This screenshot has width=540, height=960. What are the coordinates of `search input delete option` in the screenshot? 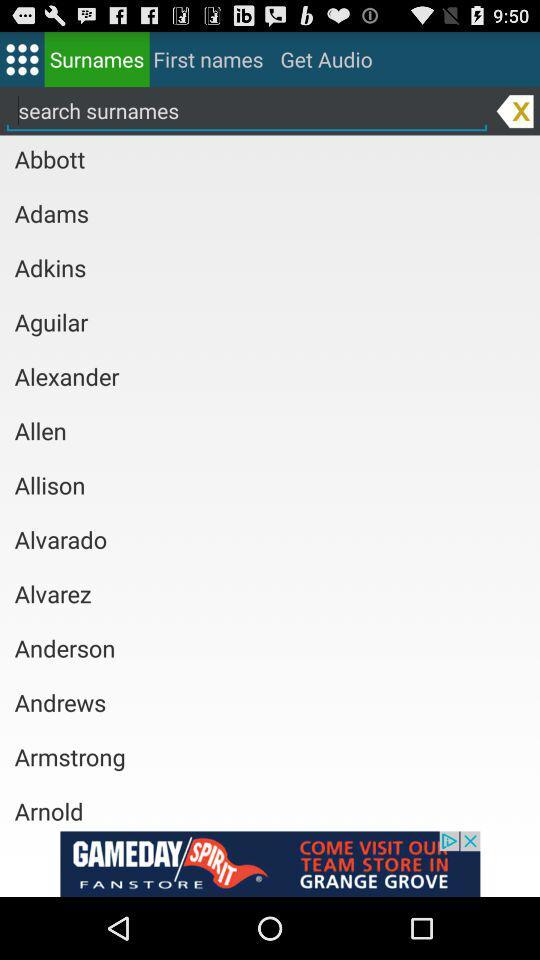 It's located at (515, 110).